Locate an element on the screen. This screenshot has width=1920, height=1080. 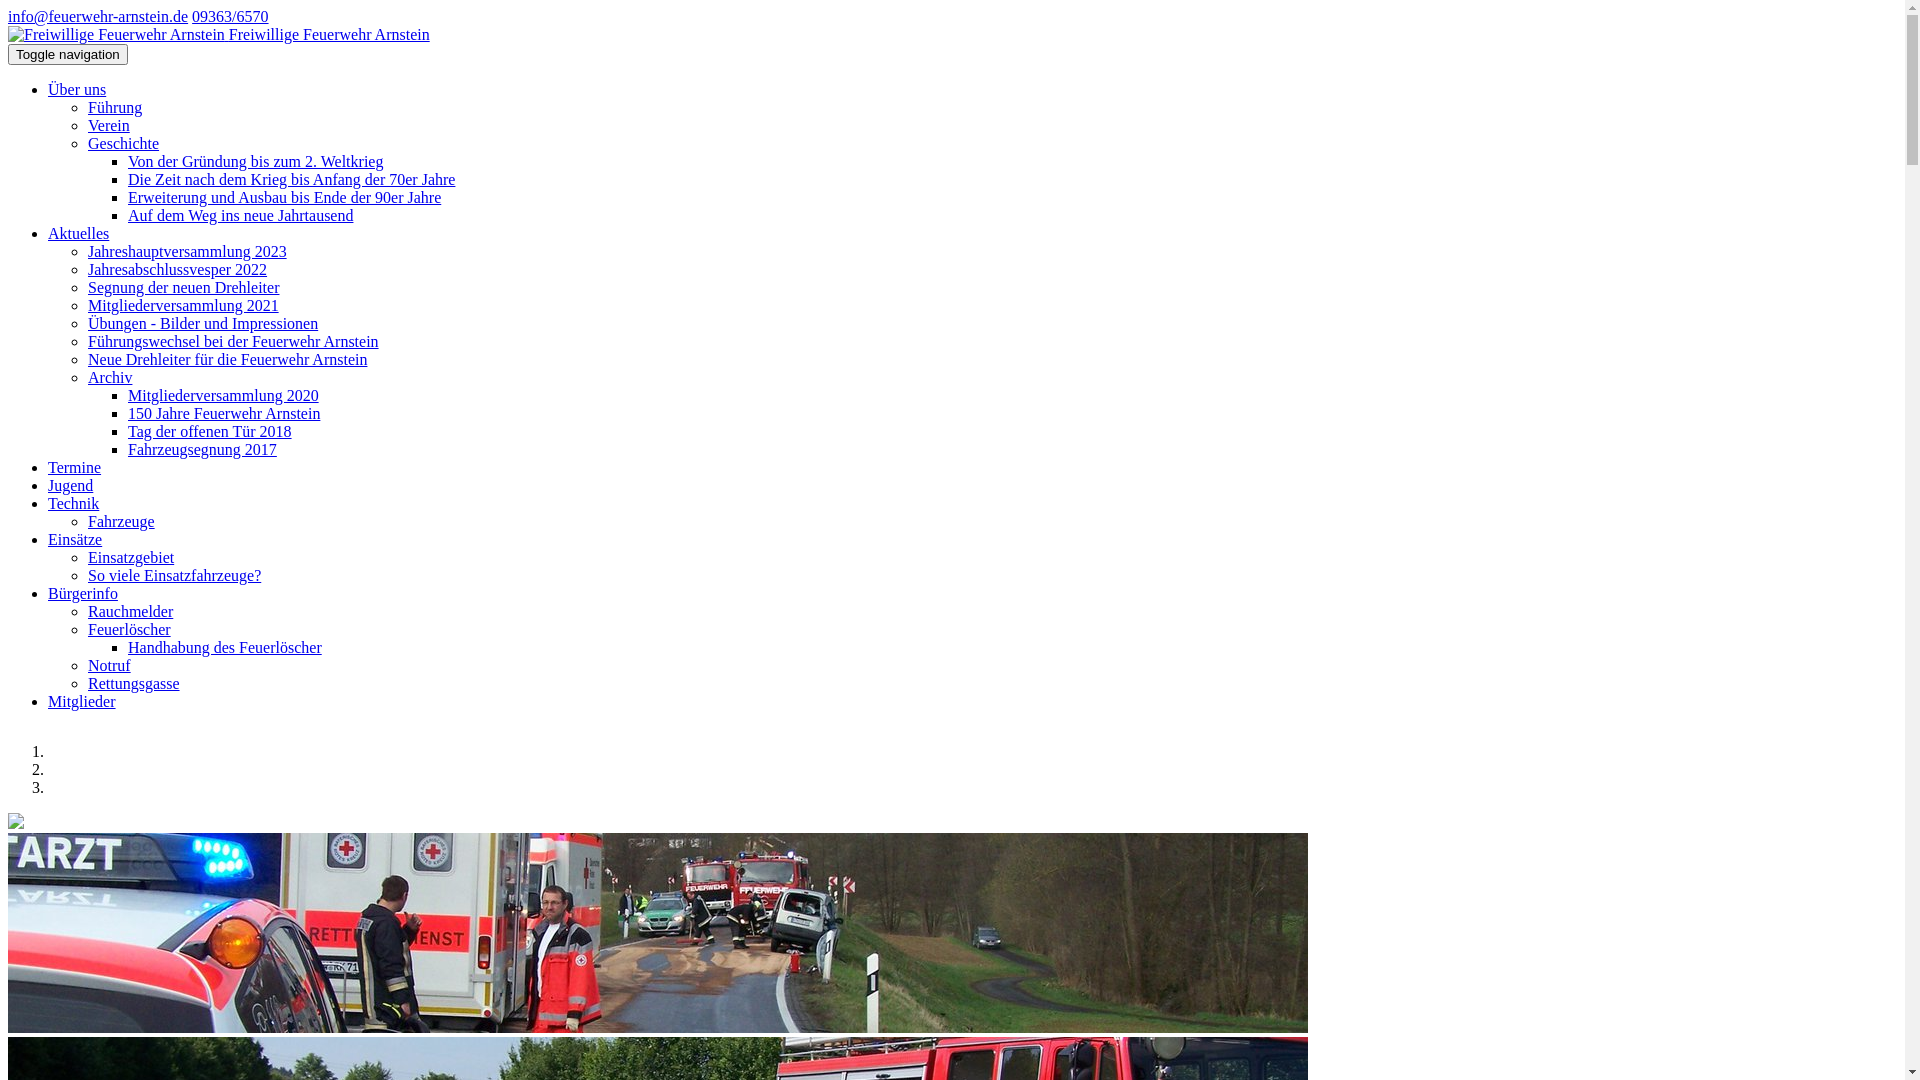
'Jahresabschlussvesper 2022' is located at coordinates (177, 268).